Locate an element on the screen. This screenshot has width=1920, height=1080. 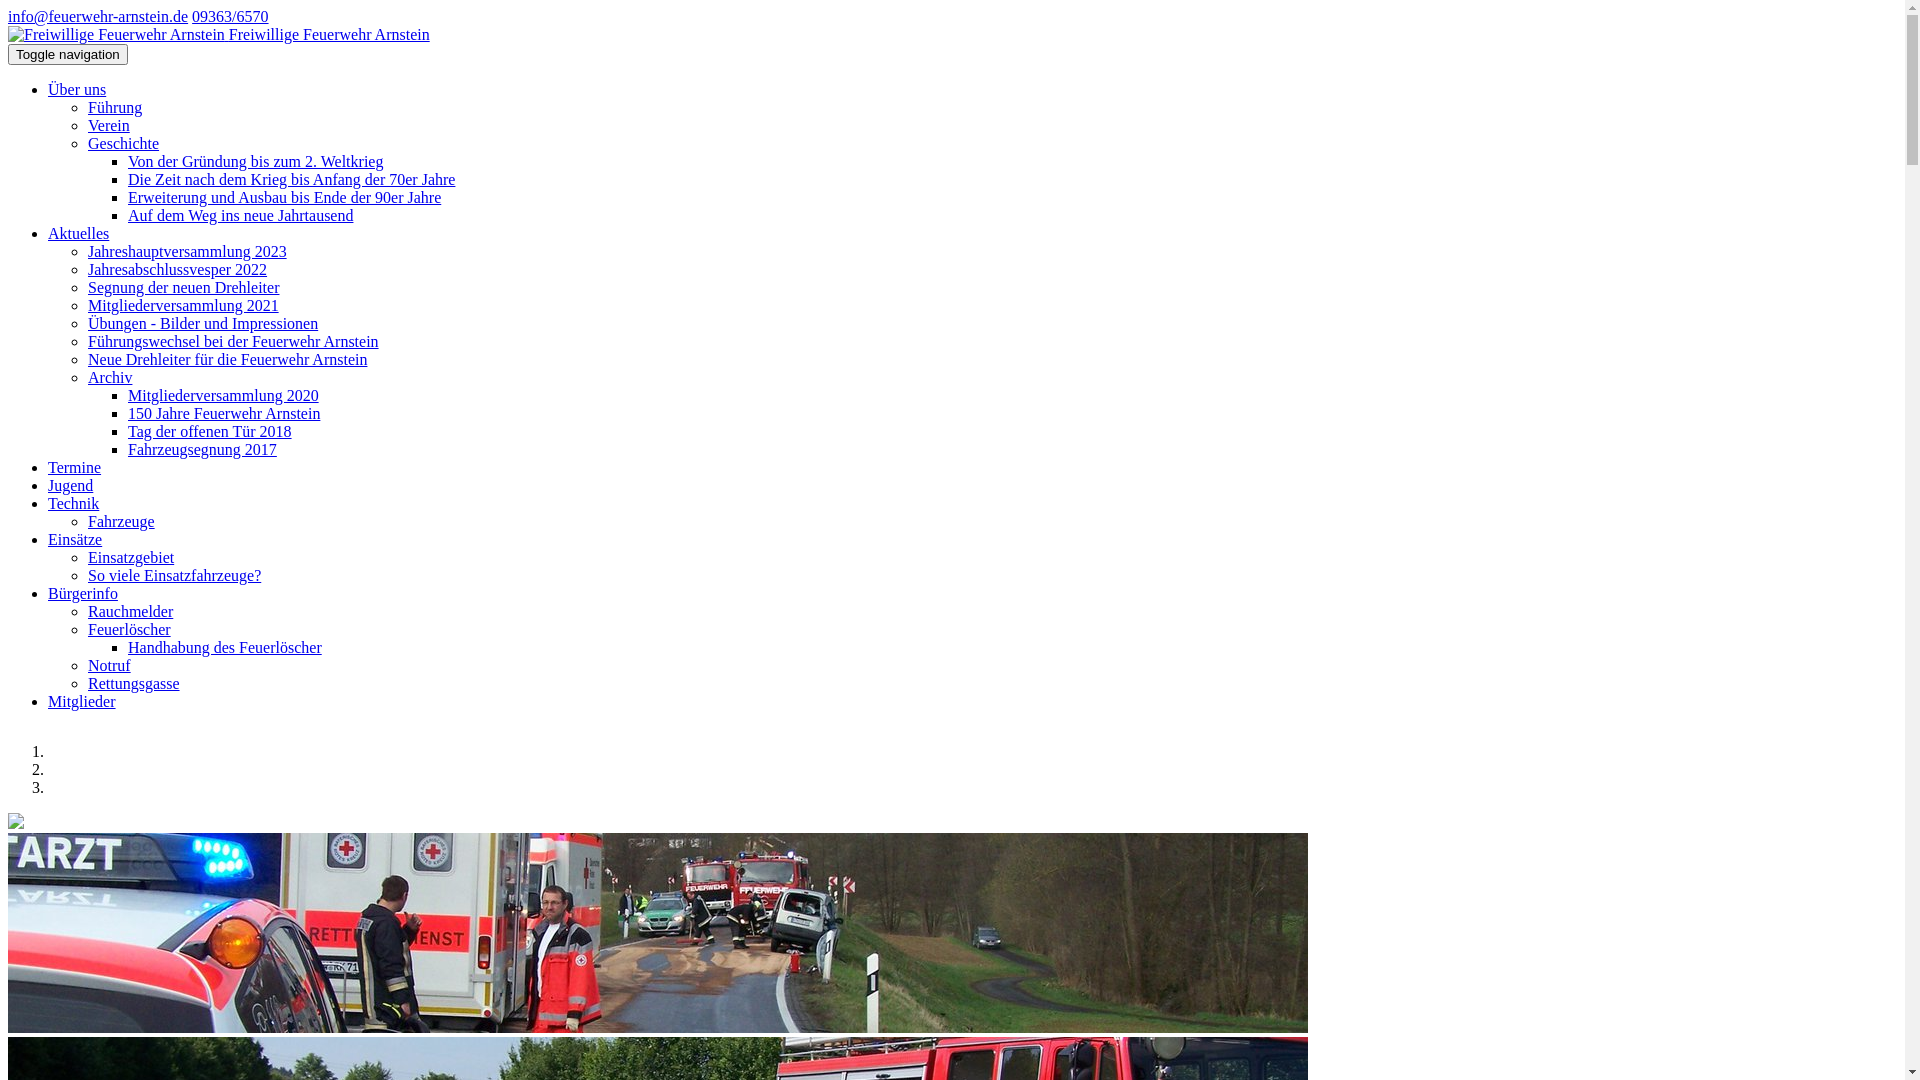
'Jahresabschlussvesper 2022' is located at coordinates (177, 268).